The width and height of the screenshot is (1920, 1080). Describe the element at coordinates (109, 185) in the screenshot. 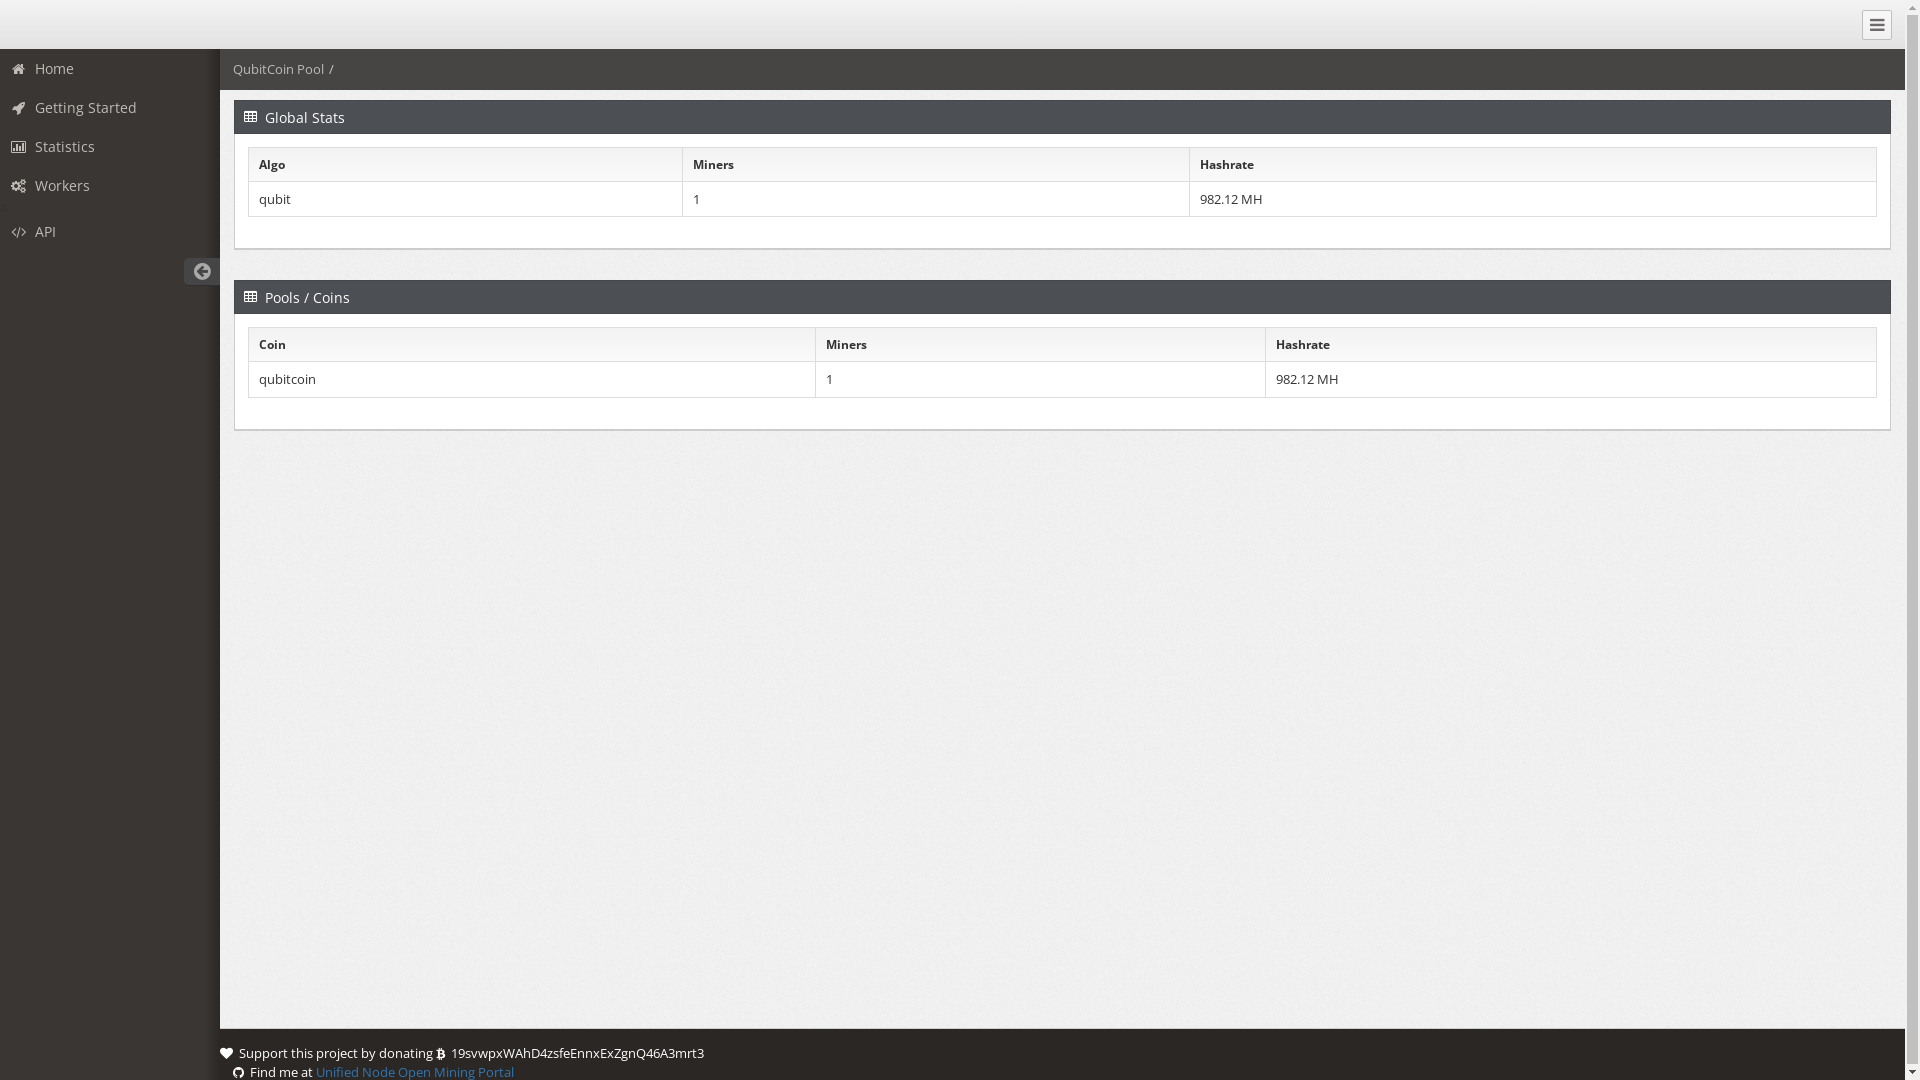

I see `'Workers'` at that location.